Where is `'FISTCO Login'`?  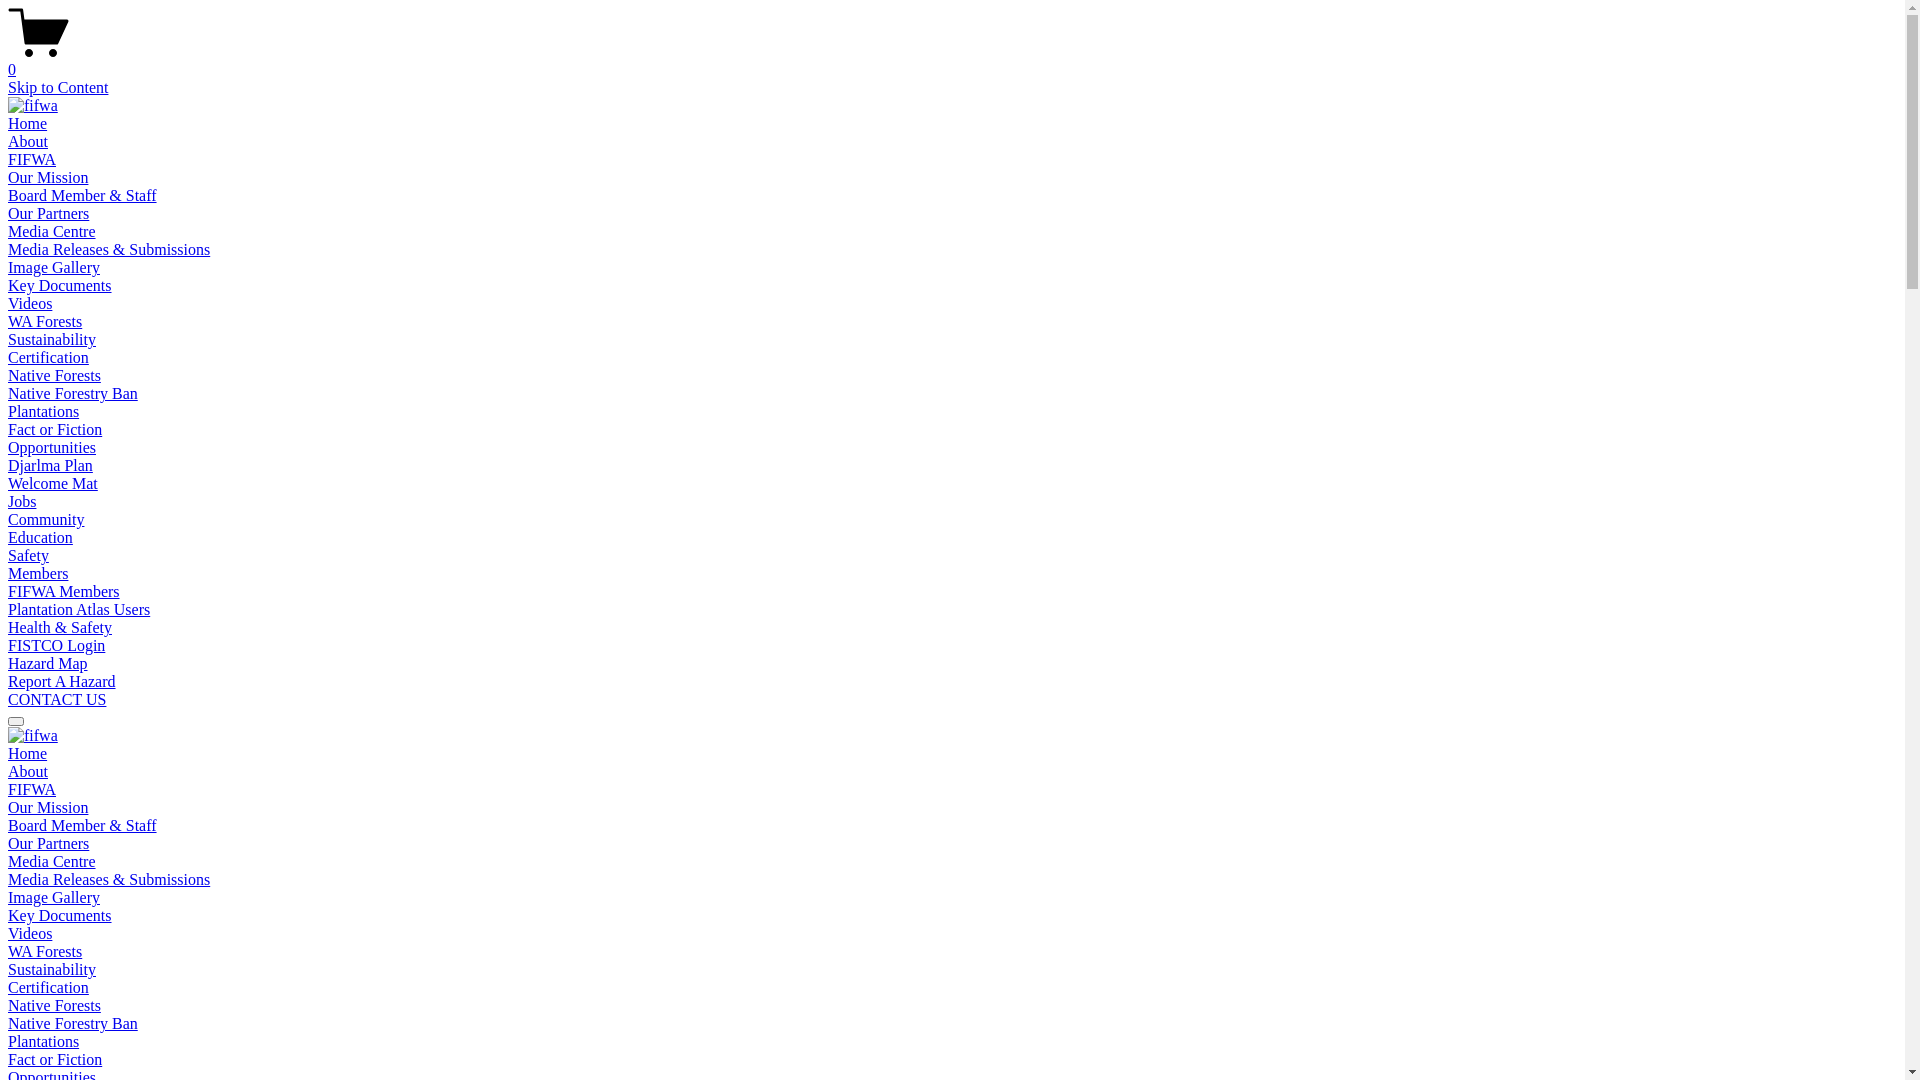 'FISTCO Login' is located at coordinates (56, 645).